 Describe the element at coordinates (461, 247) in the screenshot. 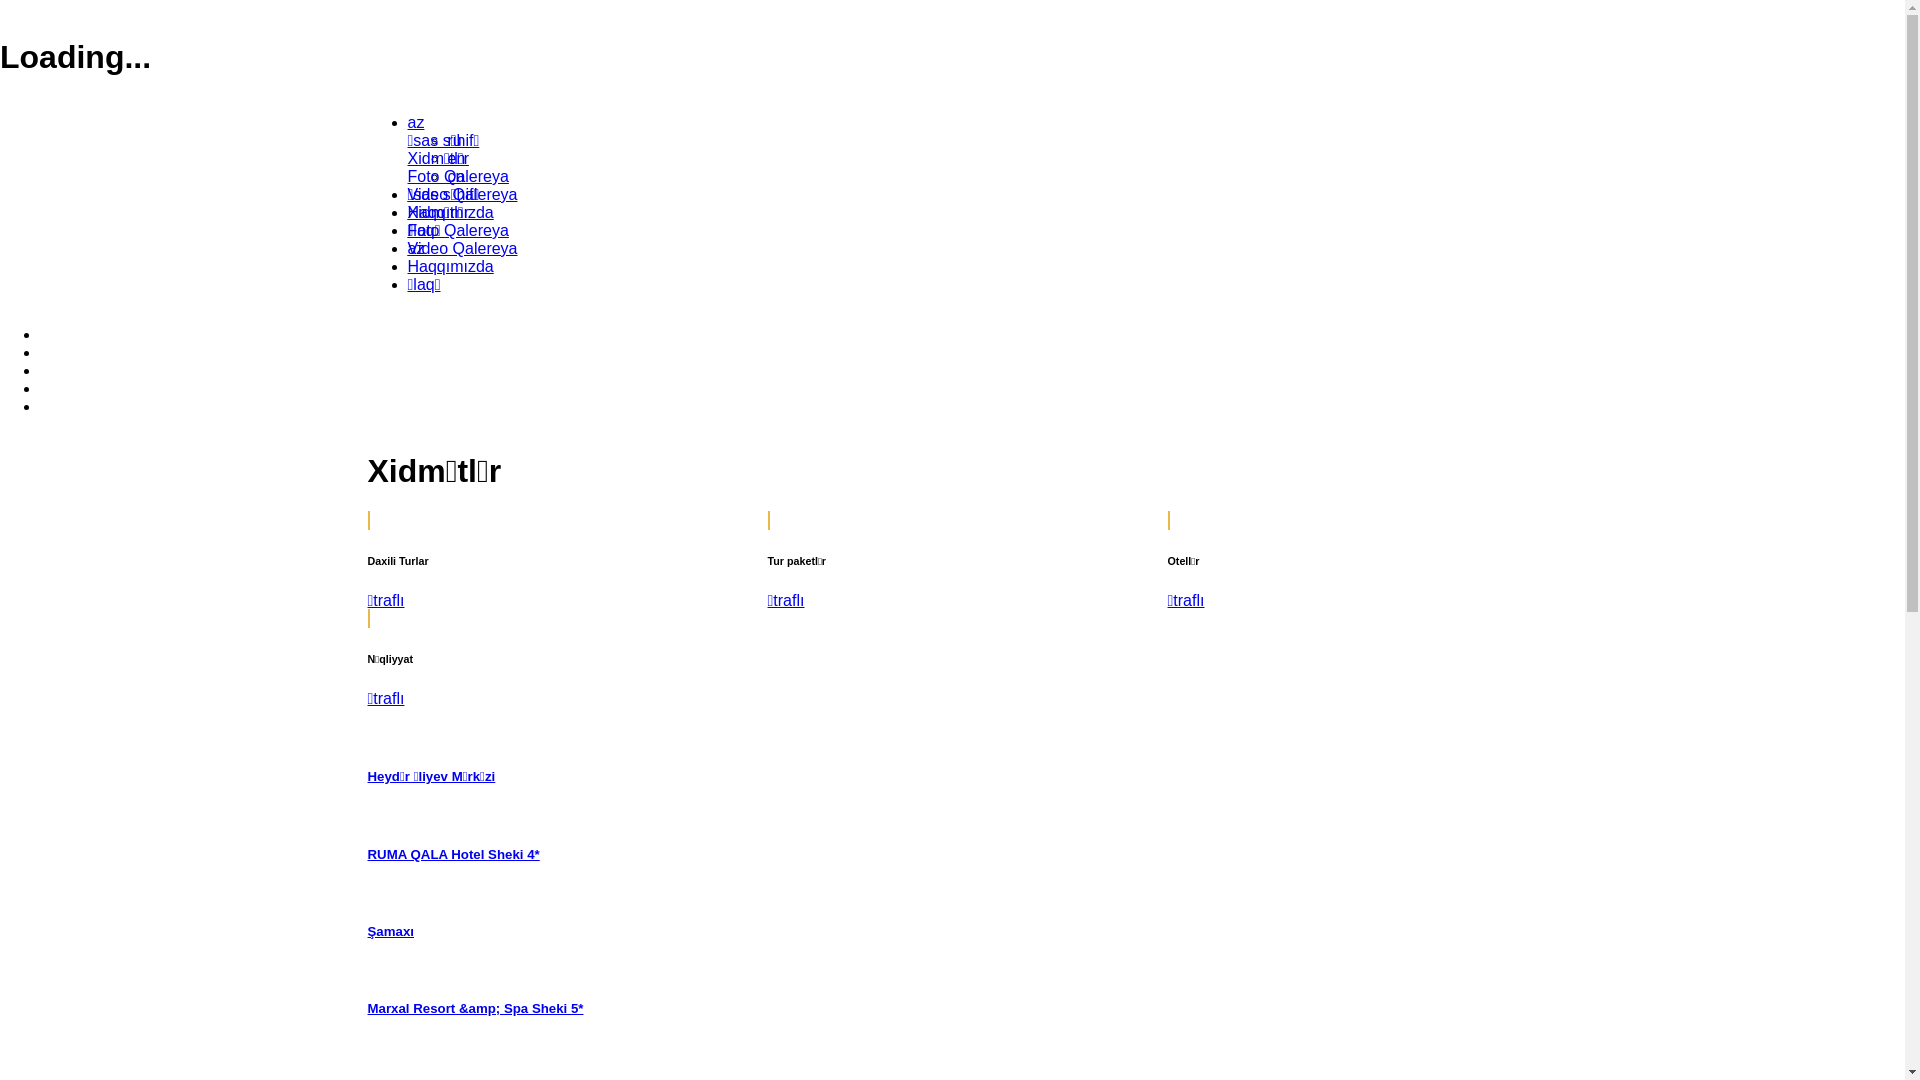

I see `'Video Qalereya'` at that location.